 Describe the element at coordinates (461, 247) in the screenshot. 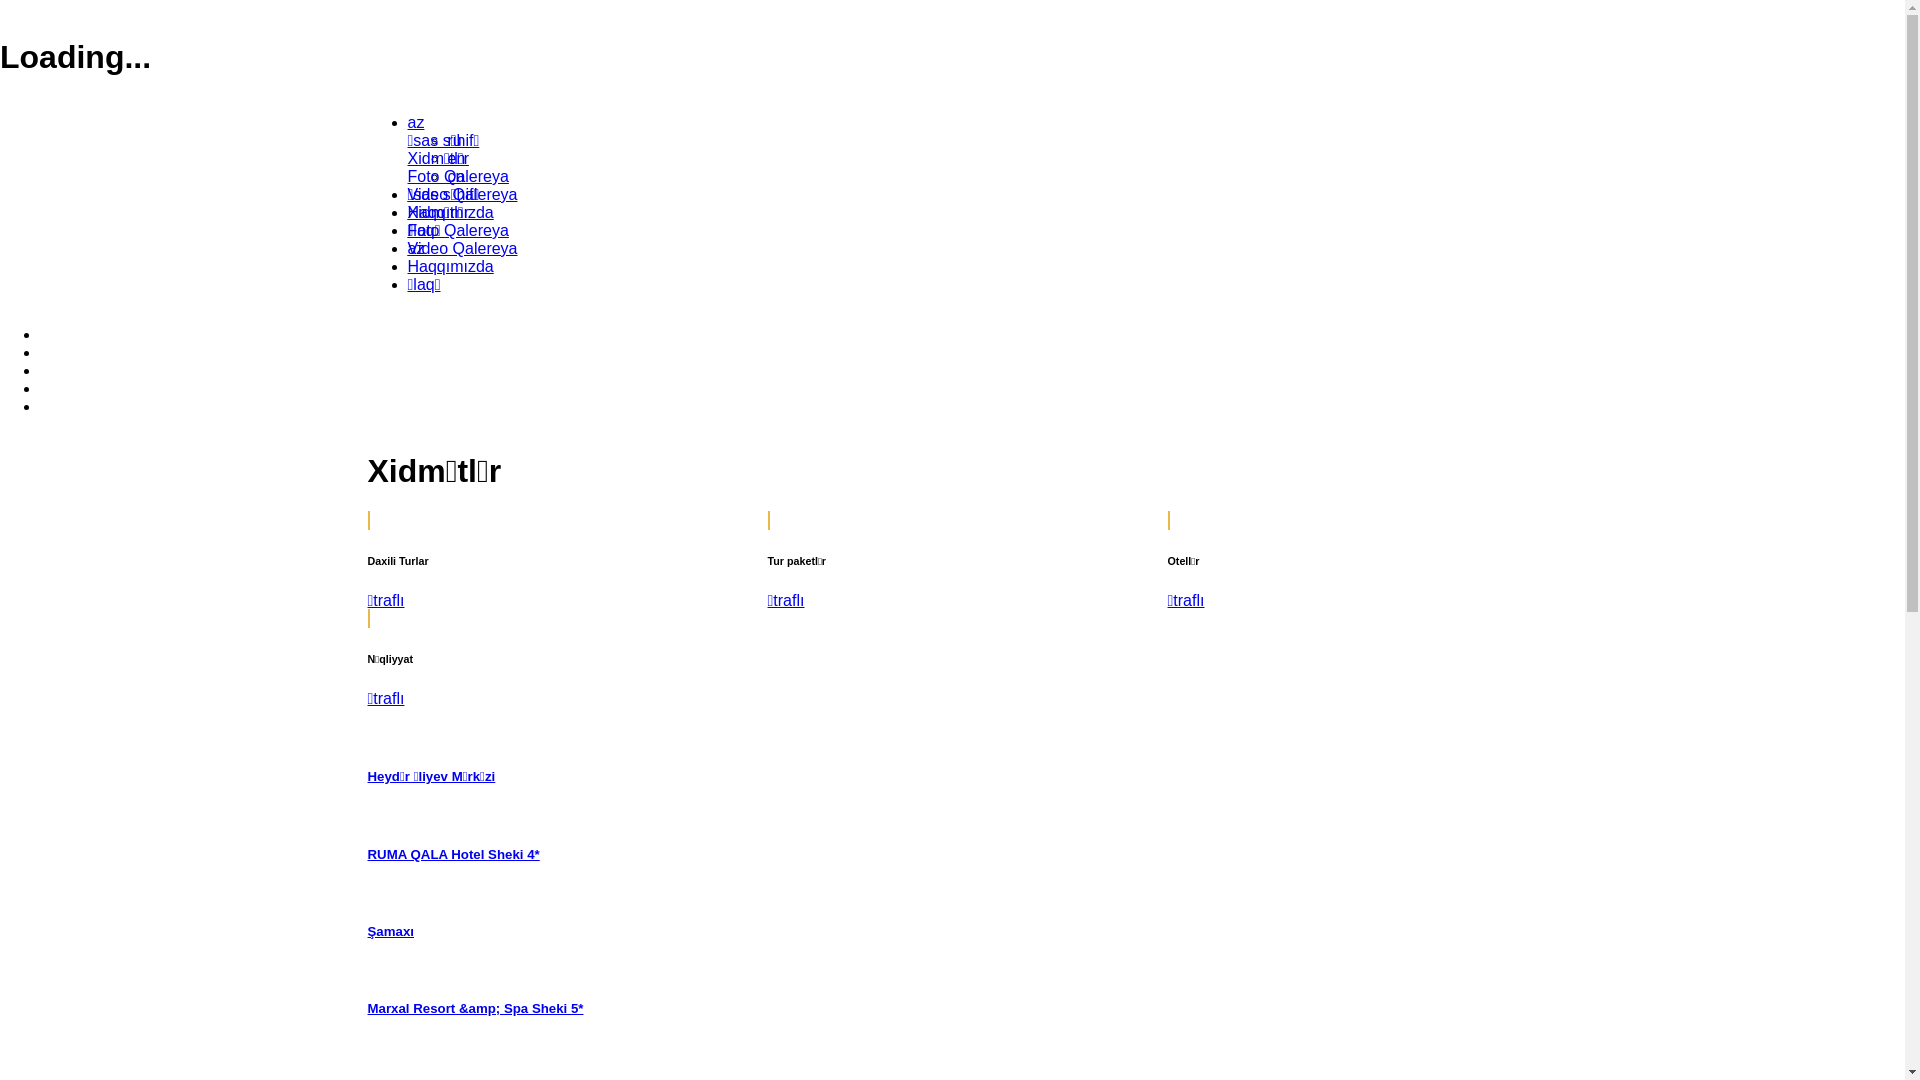

I see `'Video Qalereya'` at that location.